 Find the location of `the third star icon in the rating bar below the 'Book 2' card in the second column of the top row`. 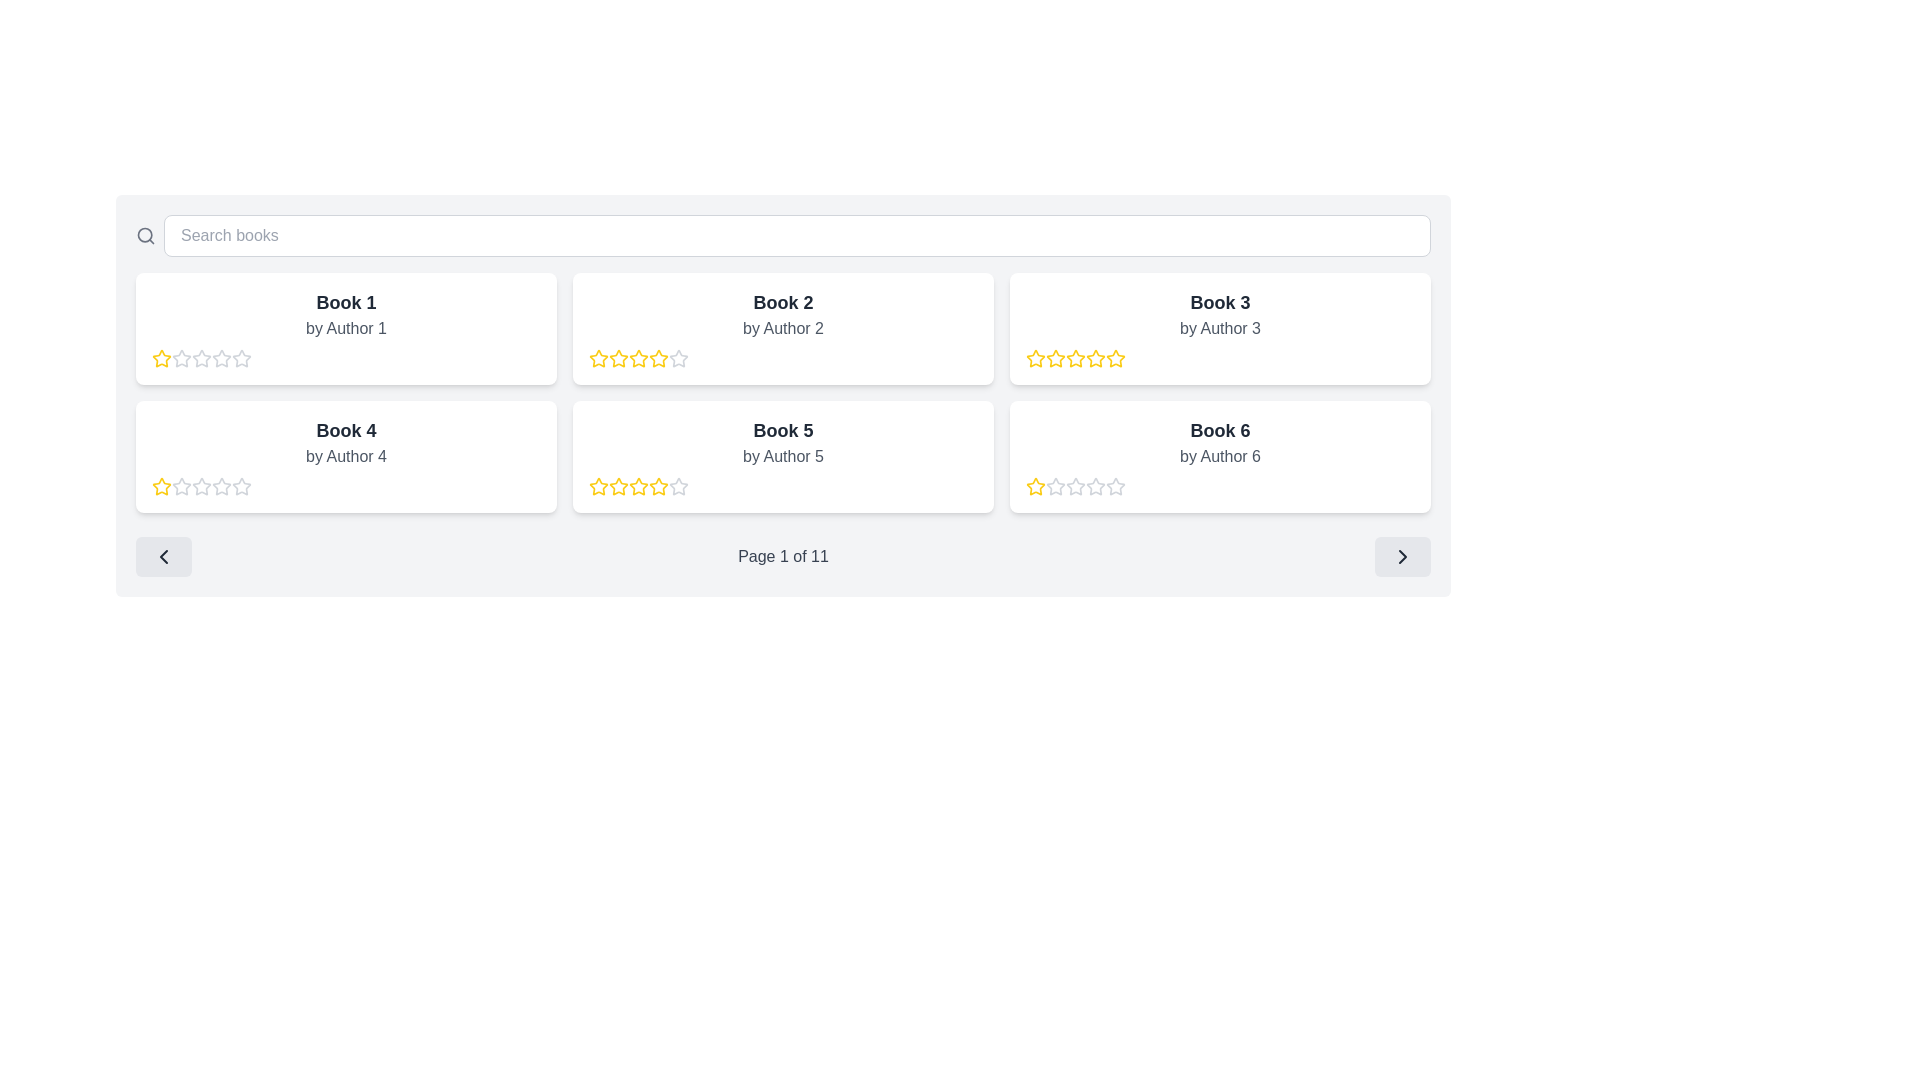

the third star icon in the rating bar below the 'Book 2' card in the second column of the top row is located at coordinates (637, 357).